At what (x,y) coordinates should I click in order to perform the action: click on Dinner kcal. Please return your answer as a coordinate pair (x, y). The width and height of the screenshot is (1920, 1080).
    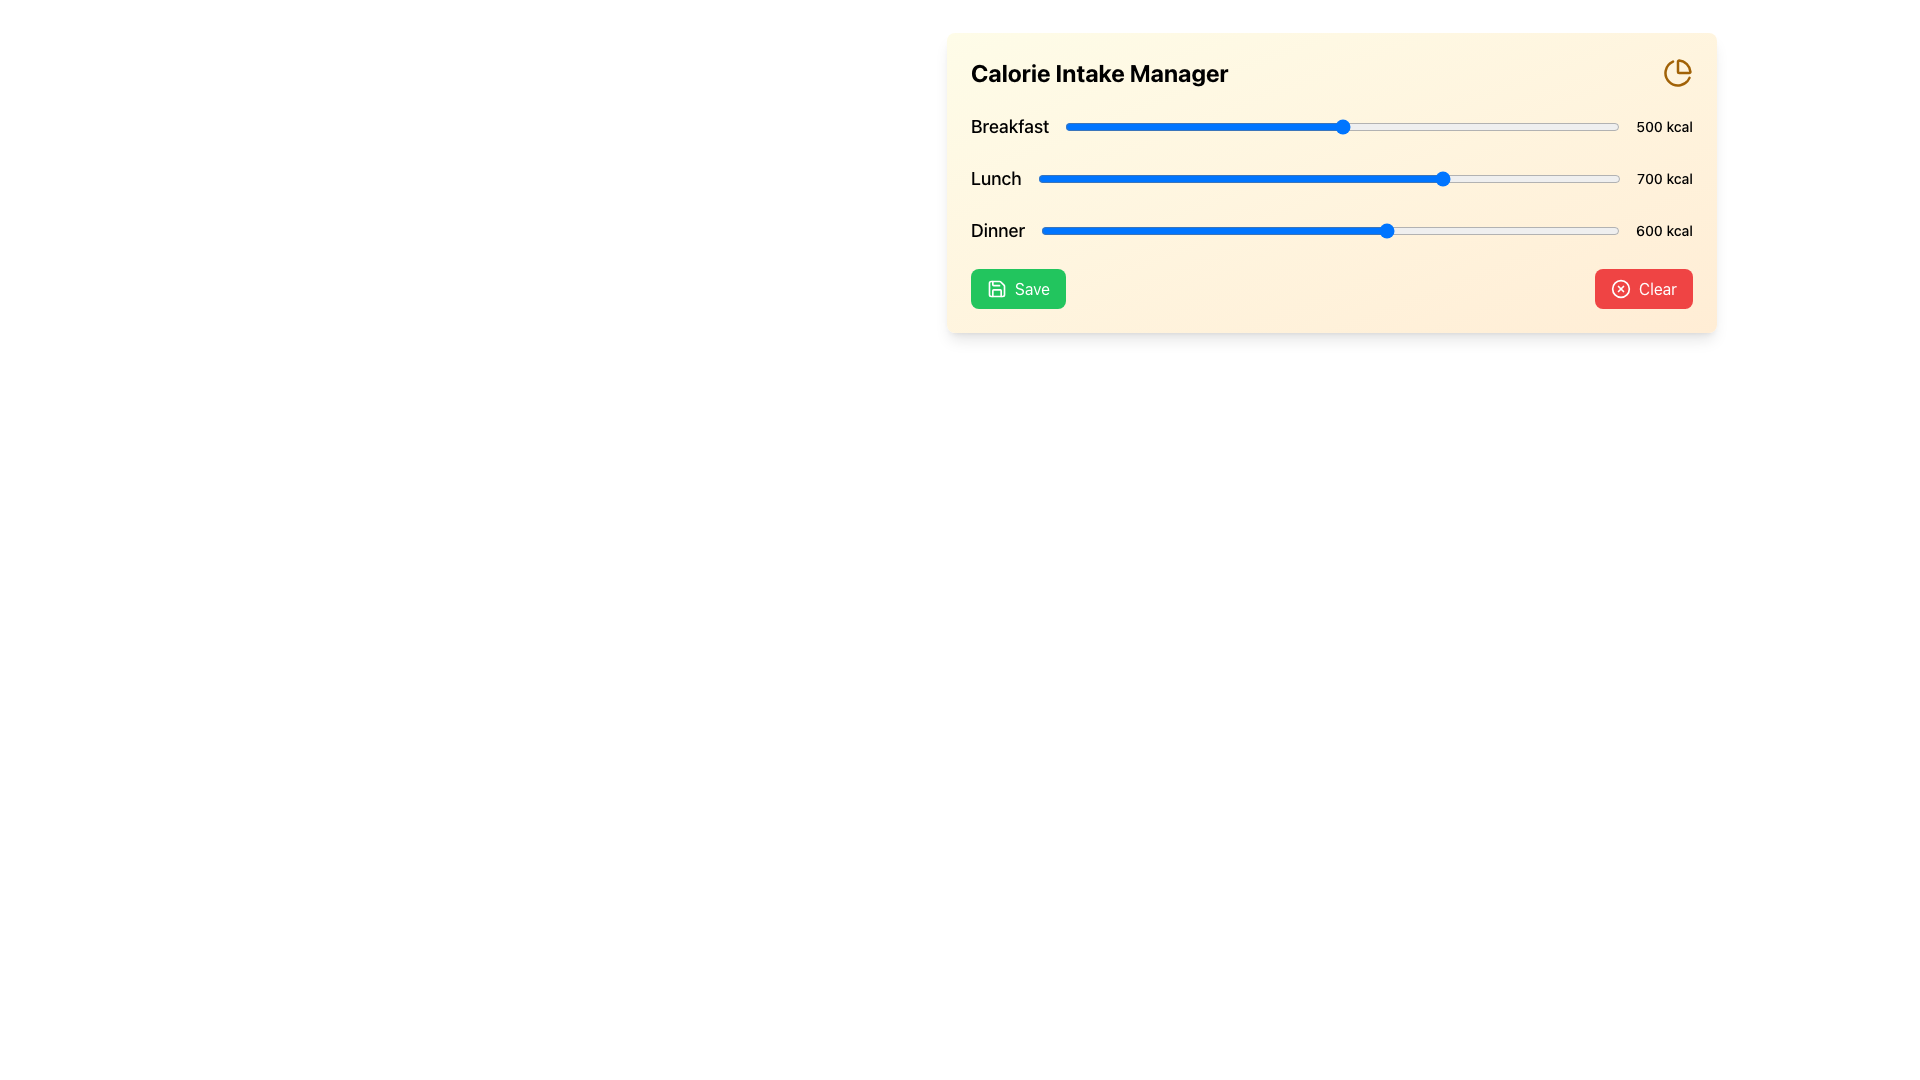
    Looking at the image, I should click on (1385, 230).